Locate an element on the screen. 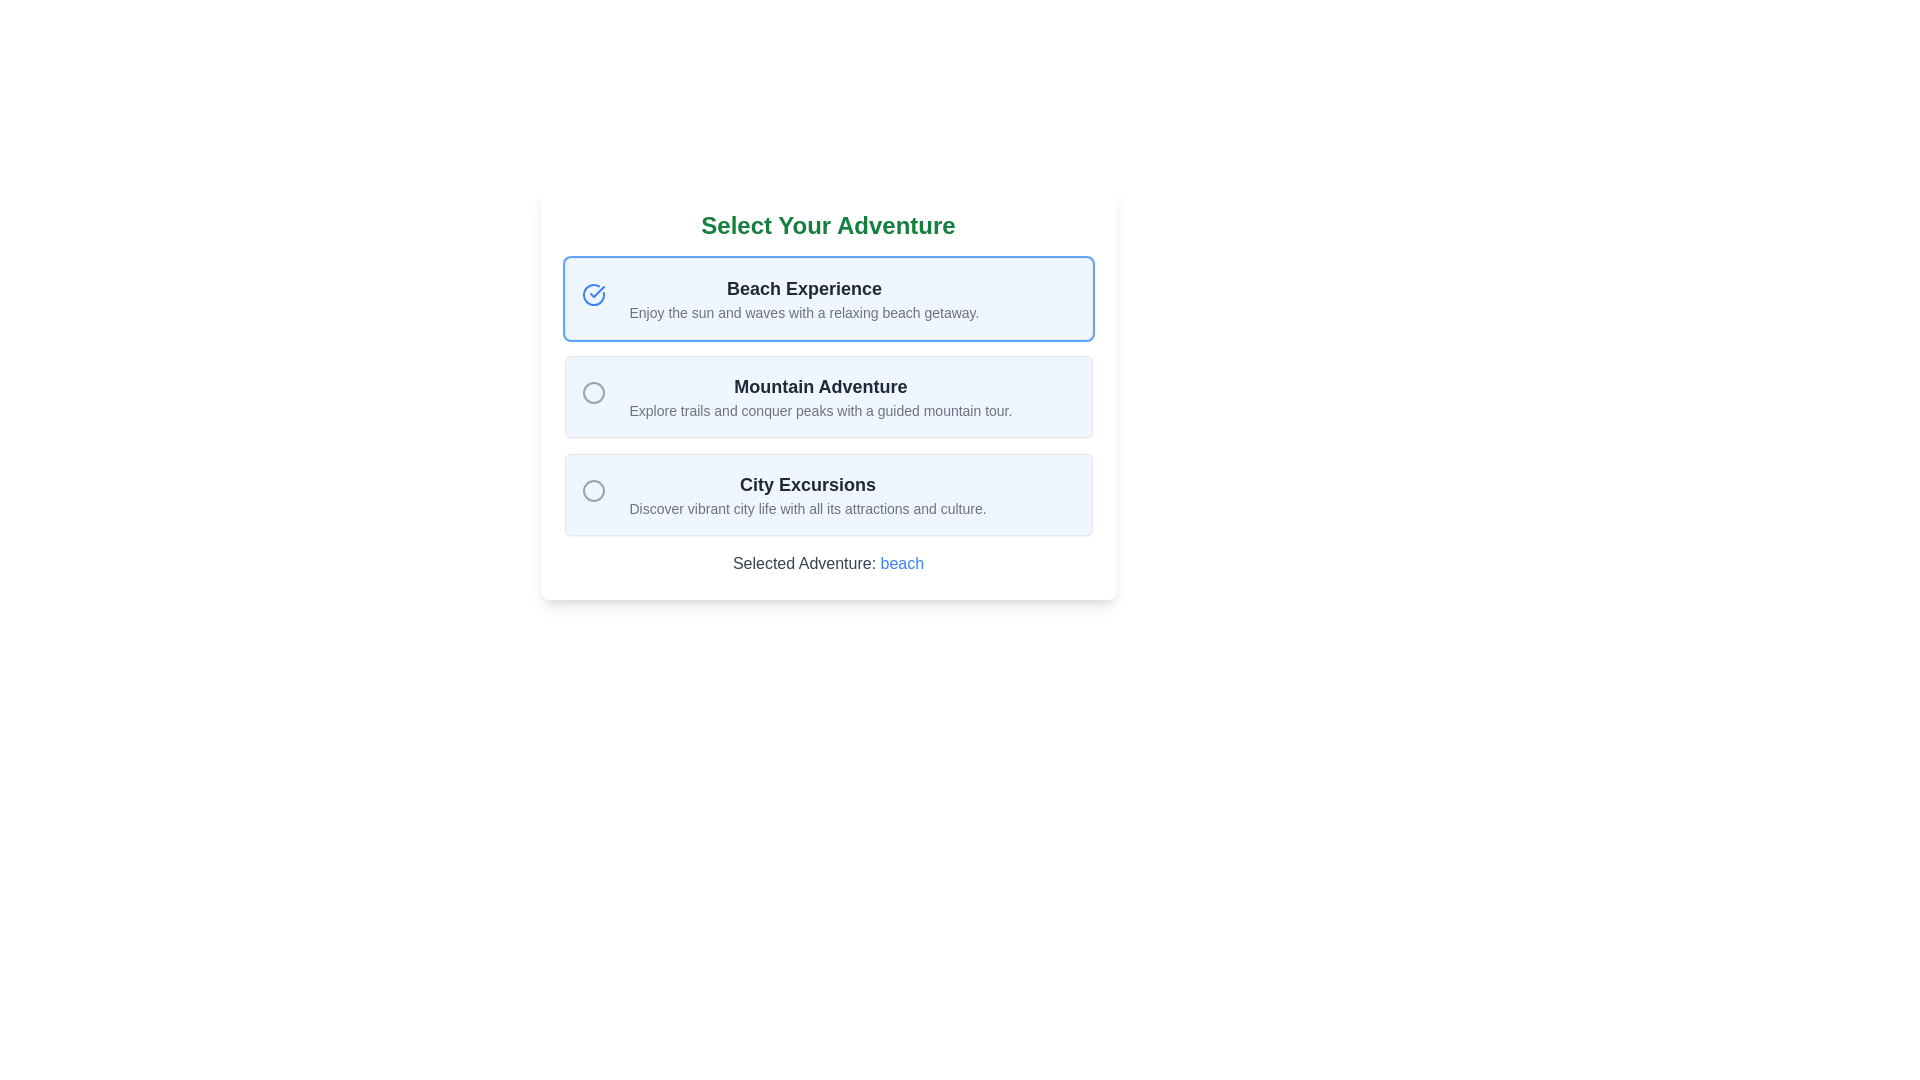 The image size is (1920, 1080). the SVG circle that indicates the unselected state for the 'Mountain Adventure' selection option is located at coordinates (592, 393).